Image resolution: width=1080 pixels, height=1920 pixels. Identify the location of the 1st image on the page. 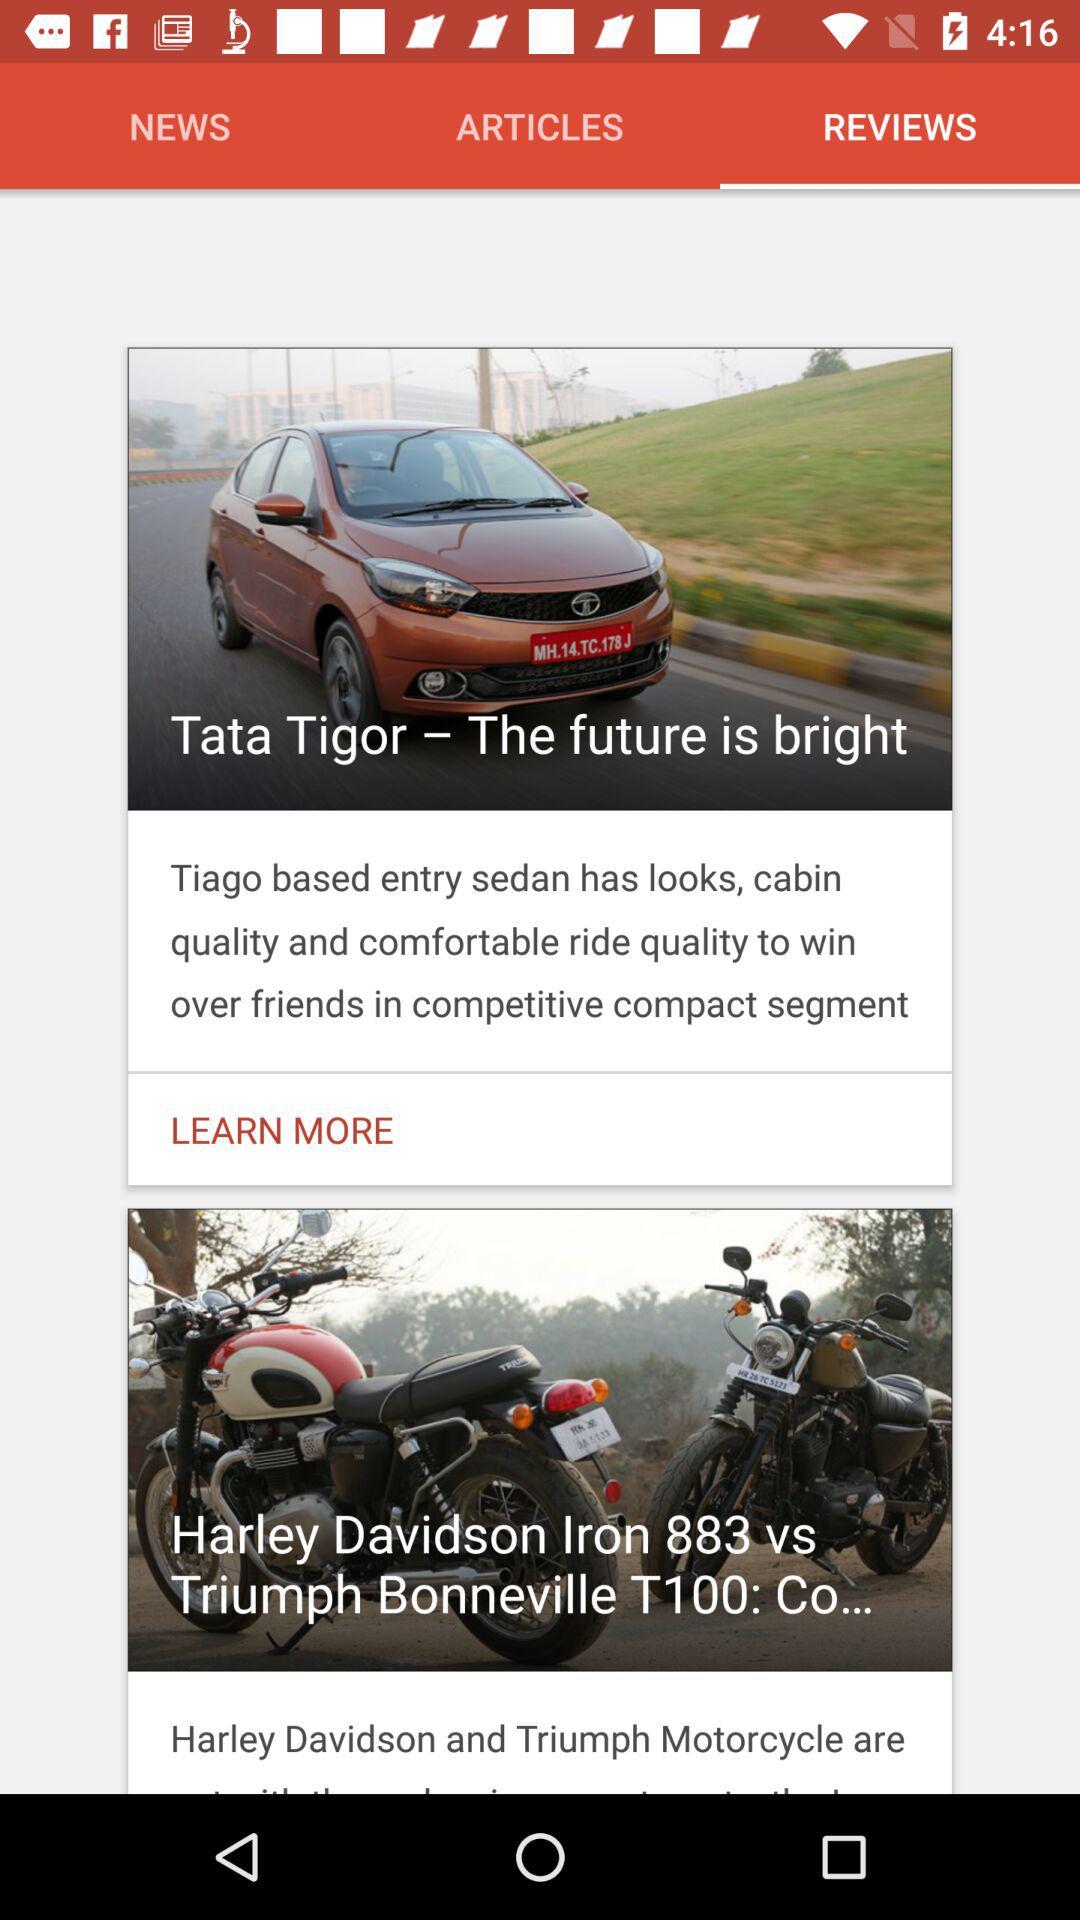
(540, 765).